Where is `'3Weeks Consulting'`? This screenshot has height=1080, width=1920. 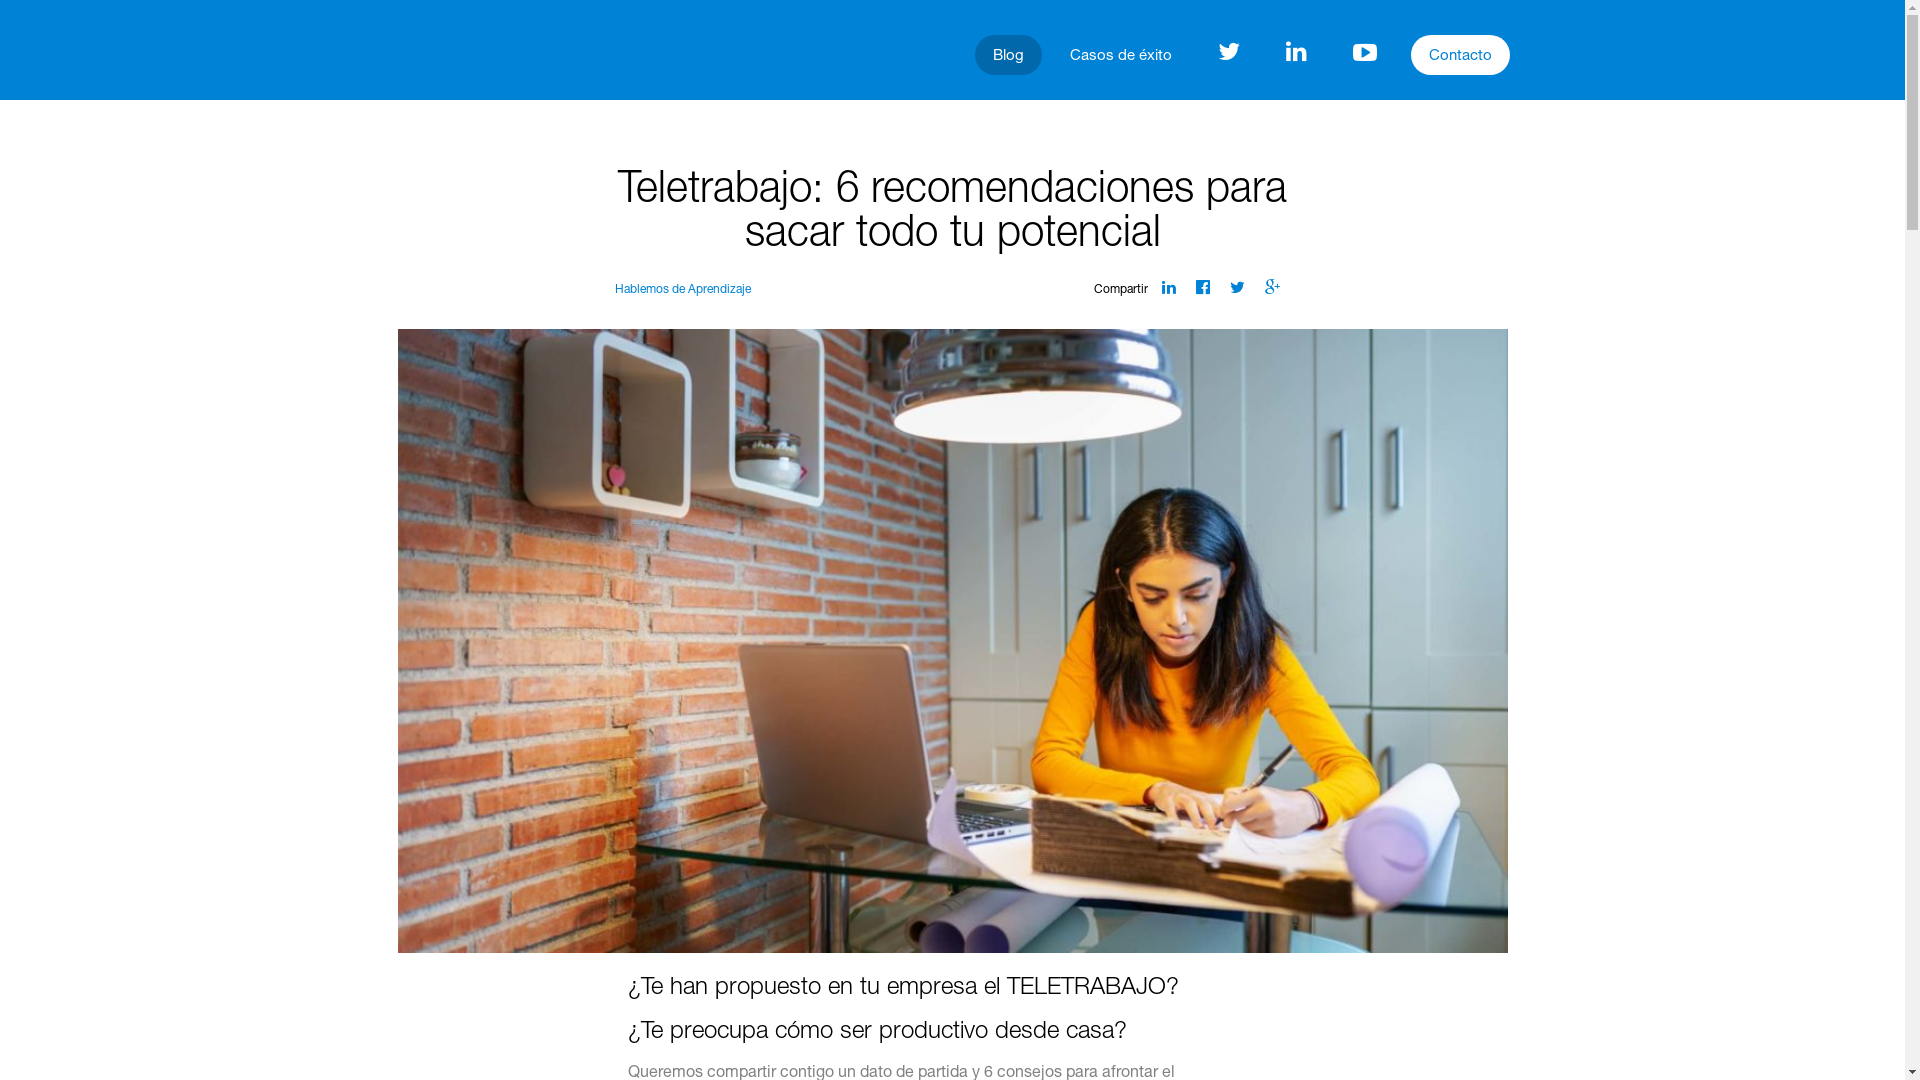 '3Weeks Consulting' is located at coordinates (448, 49).